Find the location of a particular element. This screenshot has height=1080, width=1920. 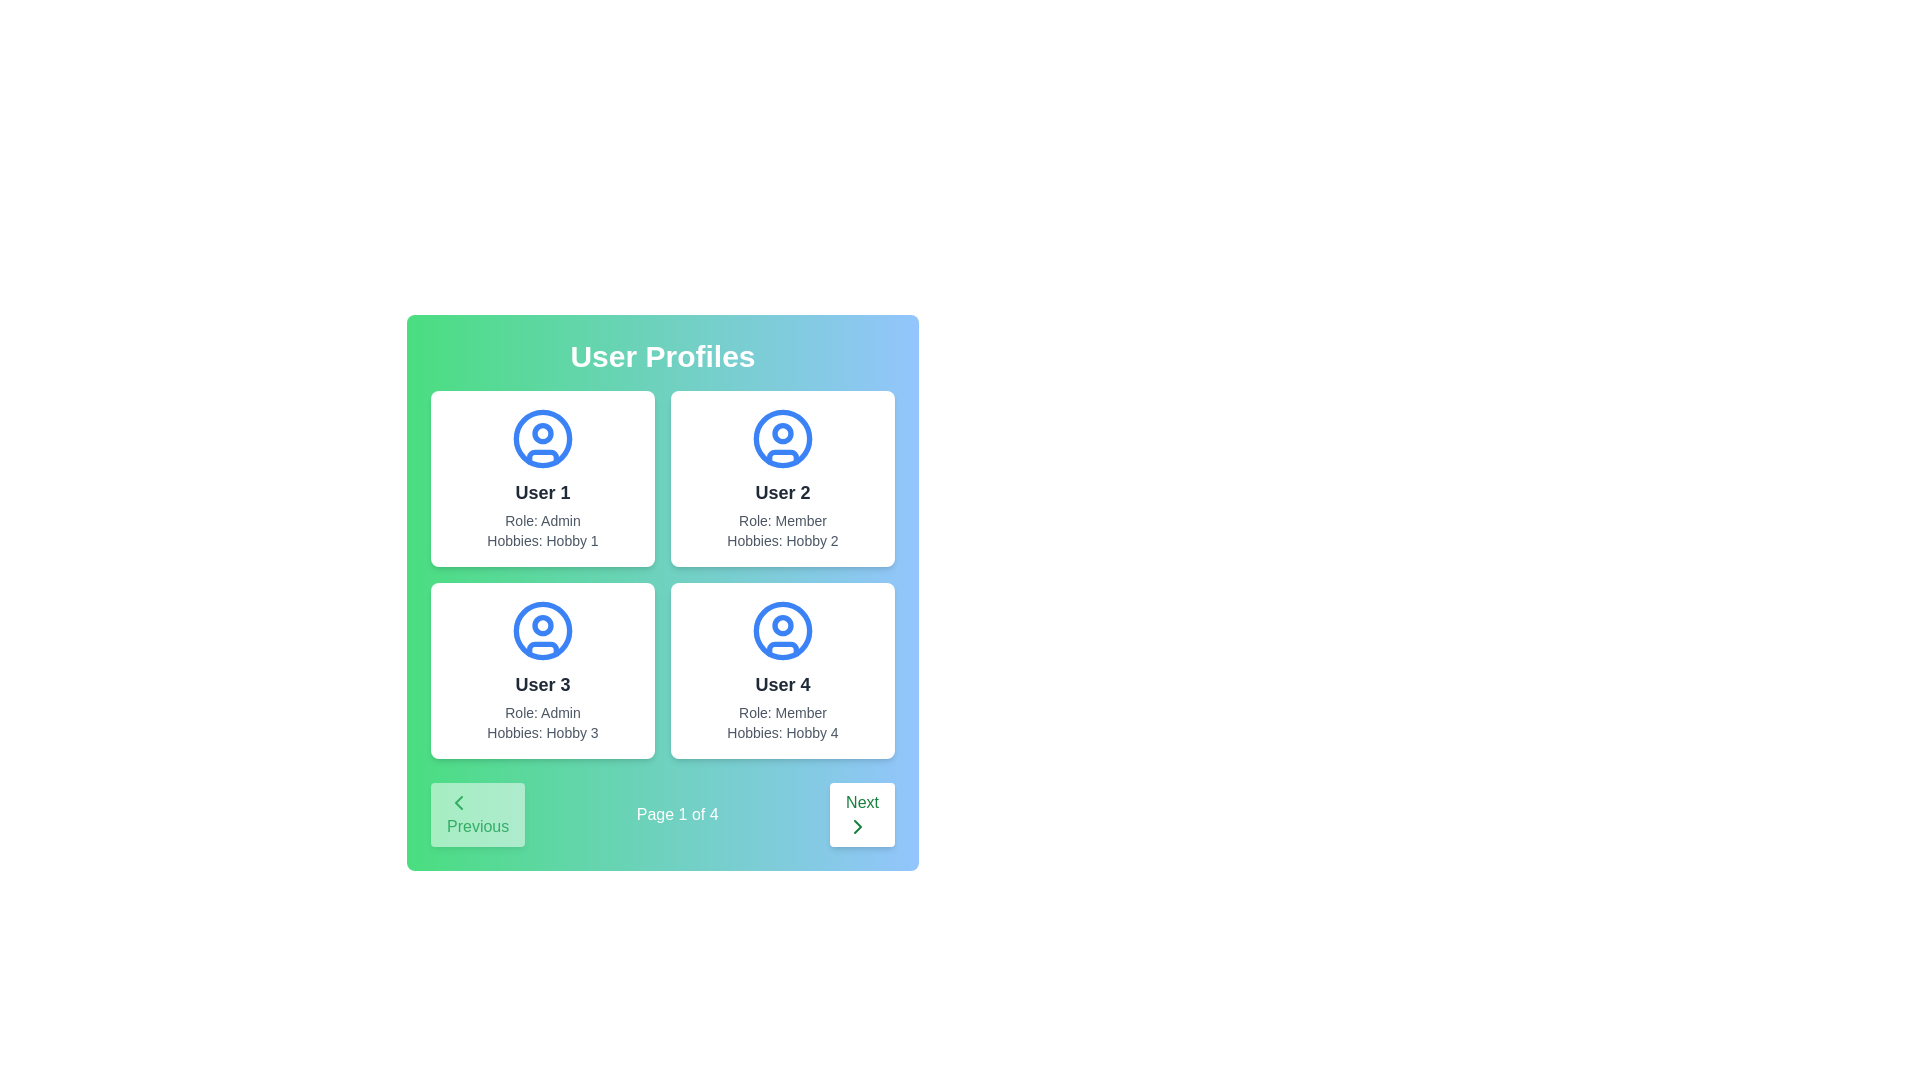

the Text Label that identifies the user as 'User 1' within the user profile card, positioned above the text 'Role: Admin.' is located at coordinates (542, 493).